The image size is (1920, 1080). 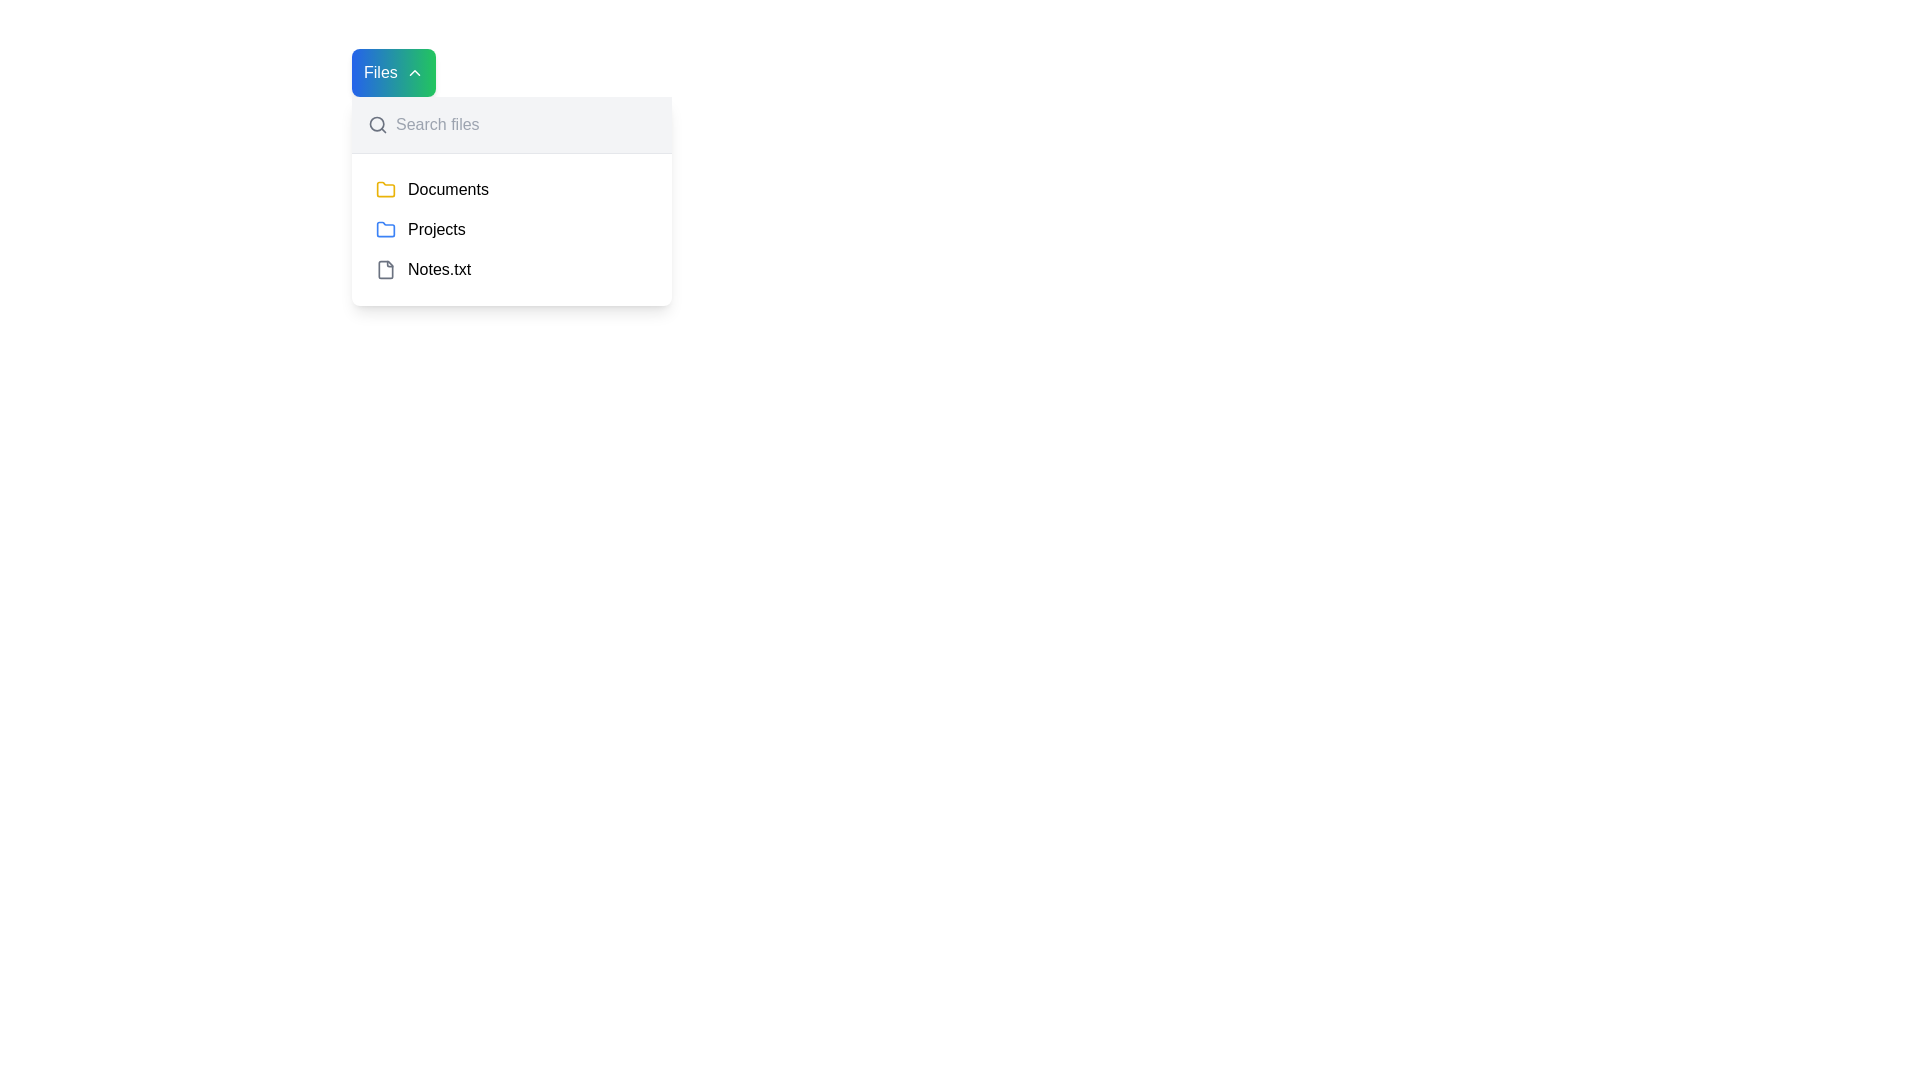 What do you see at coordinates (385, 270) in the screenshot?
I see `the file document icon located at the beginning of the 'Notes.txt' row, which is the third item in the vertical list of files and folders` at bounding box center [385, 270].